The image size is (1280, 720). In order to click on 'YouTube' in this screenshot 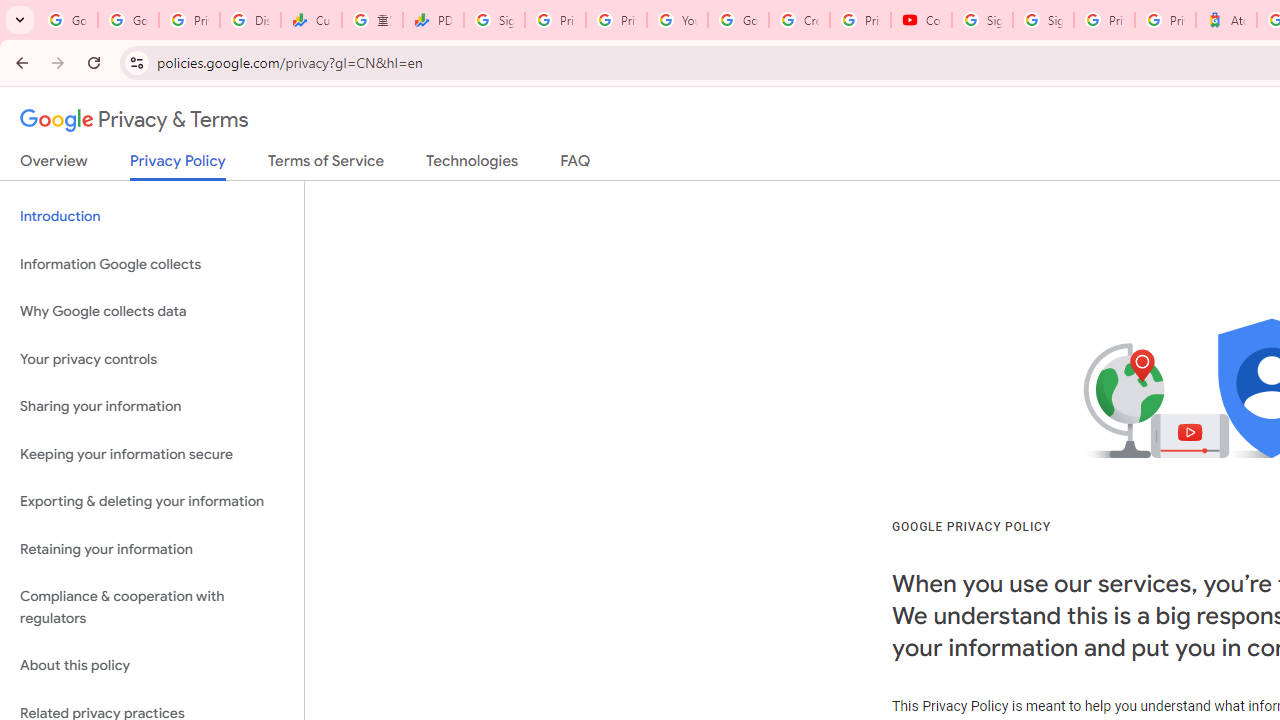, I will do `click(677, 20)`.